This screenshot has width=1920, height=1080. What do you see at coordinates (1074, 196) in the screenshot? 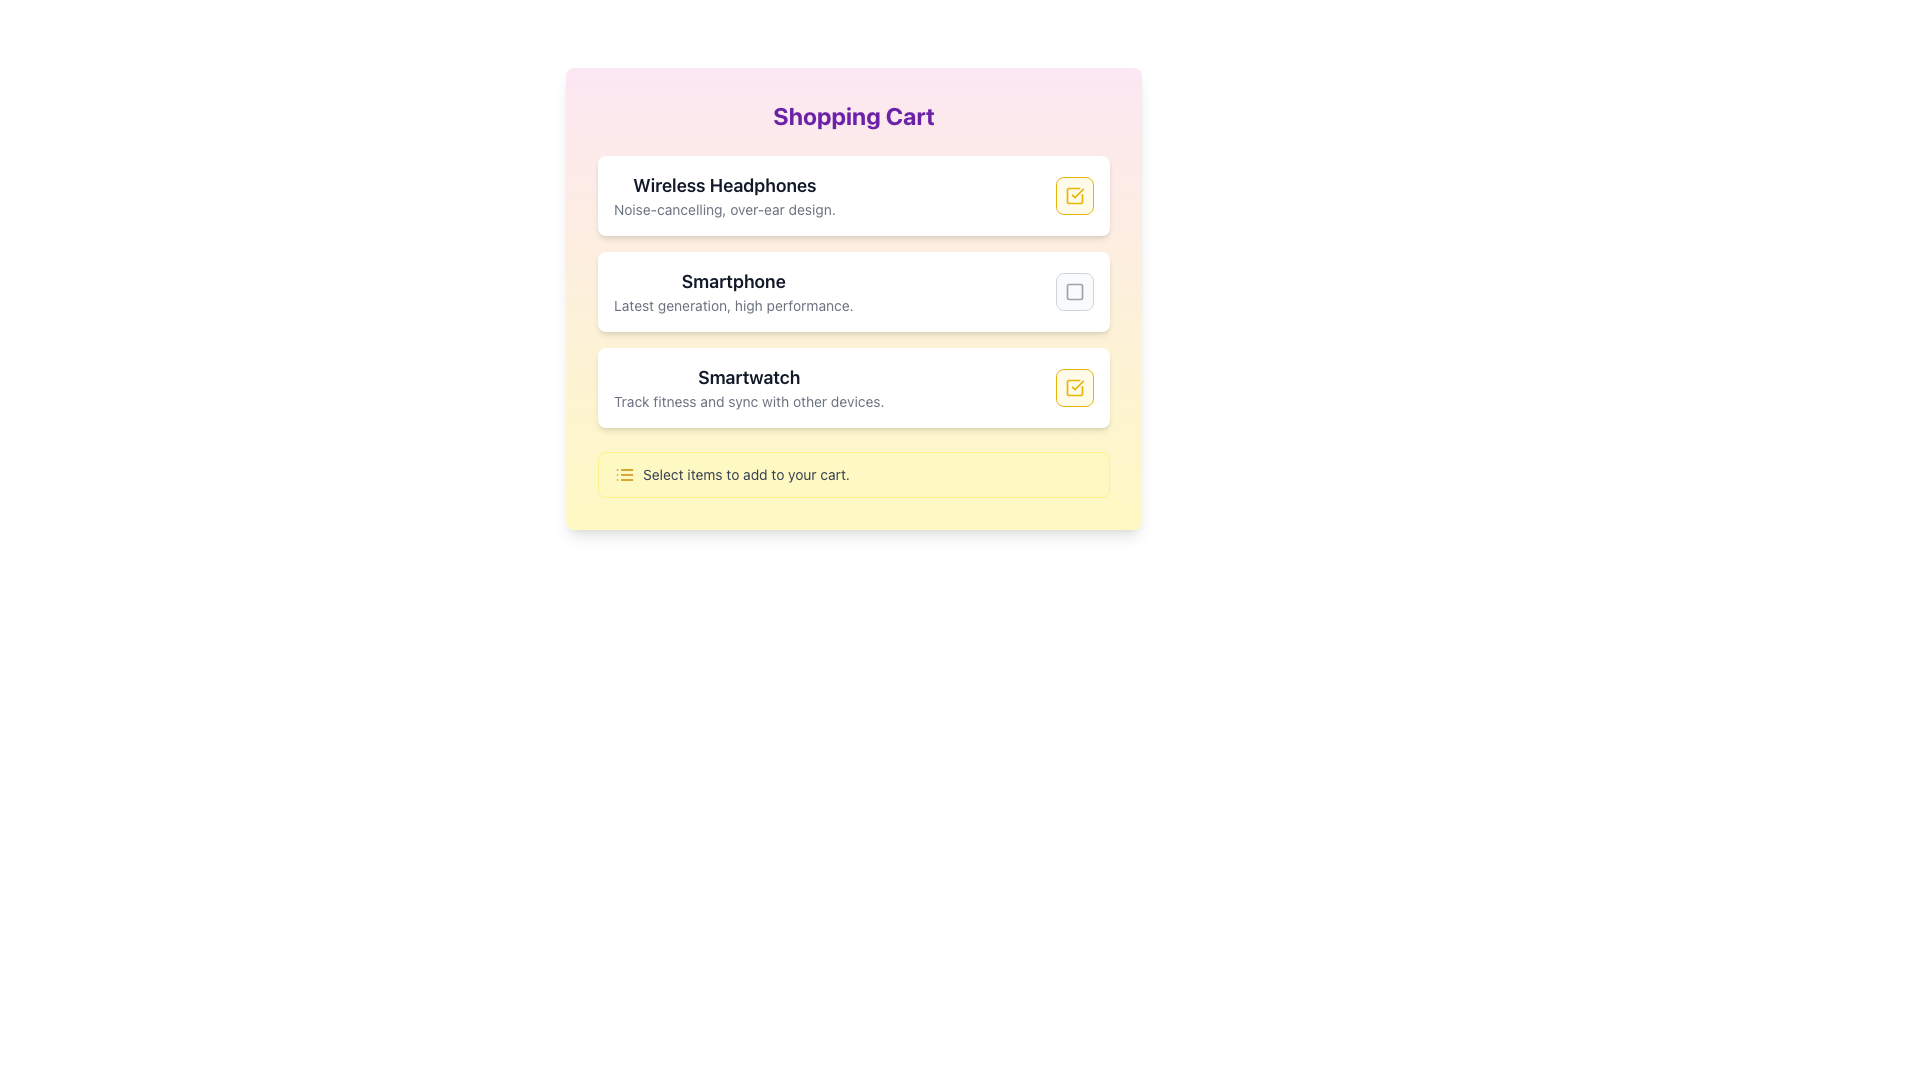
I see `the checkbox located in the top-right corner of the 'Wireless Headphones' card` at bounding box center [1074, 196].